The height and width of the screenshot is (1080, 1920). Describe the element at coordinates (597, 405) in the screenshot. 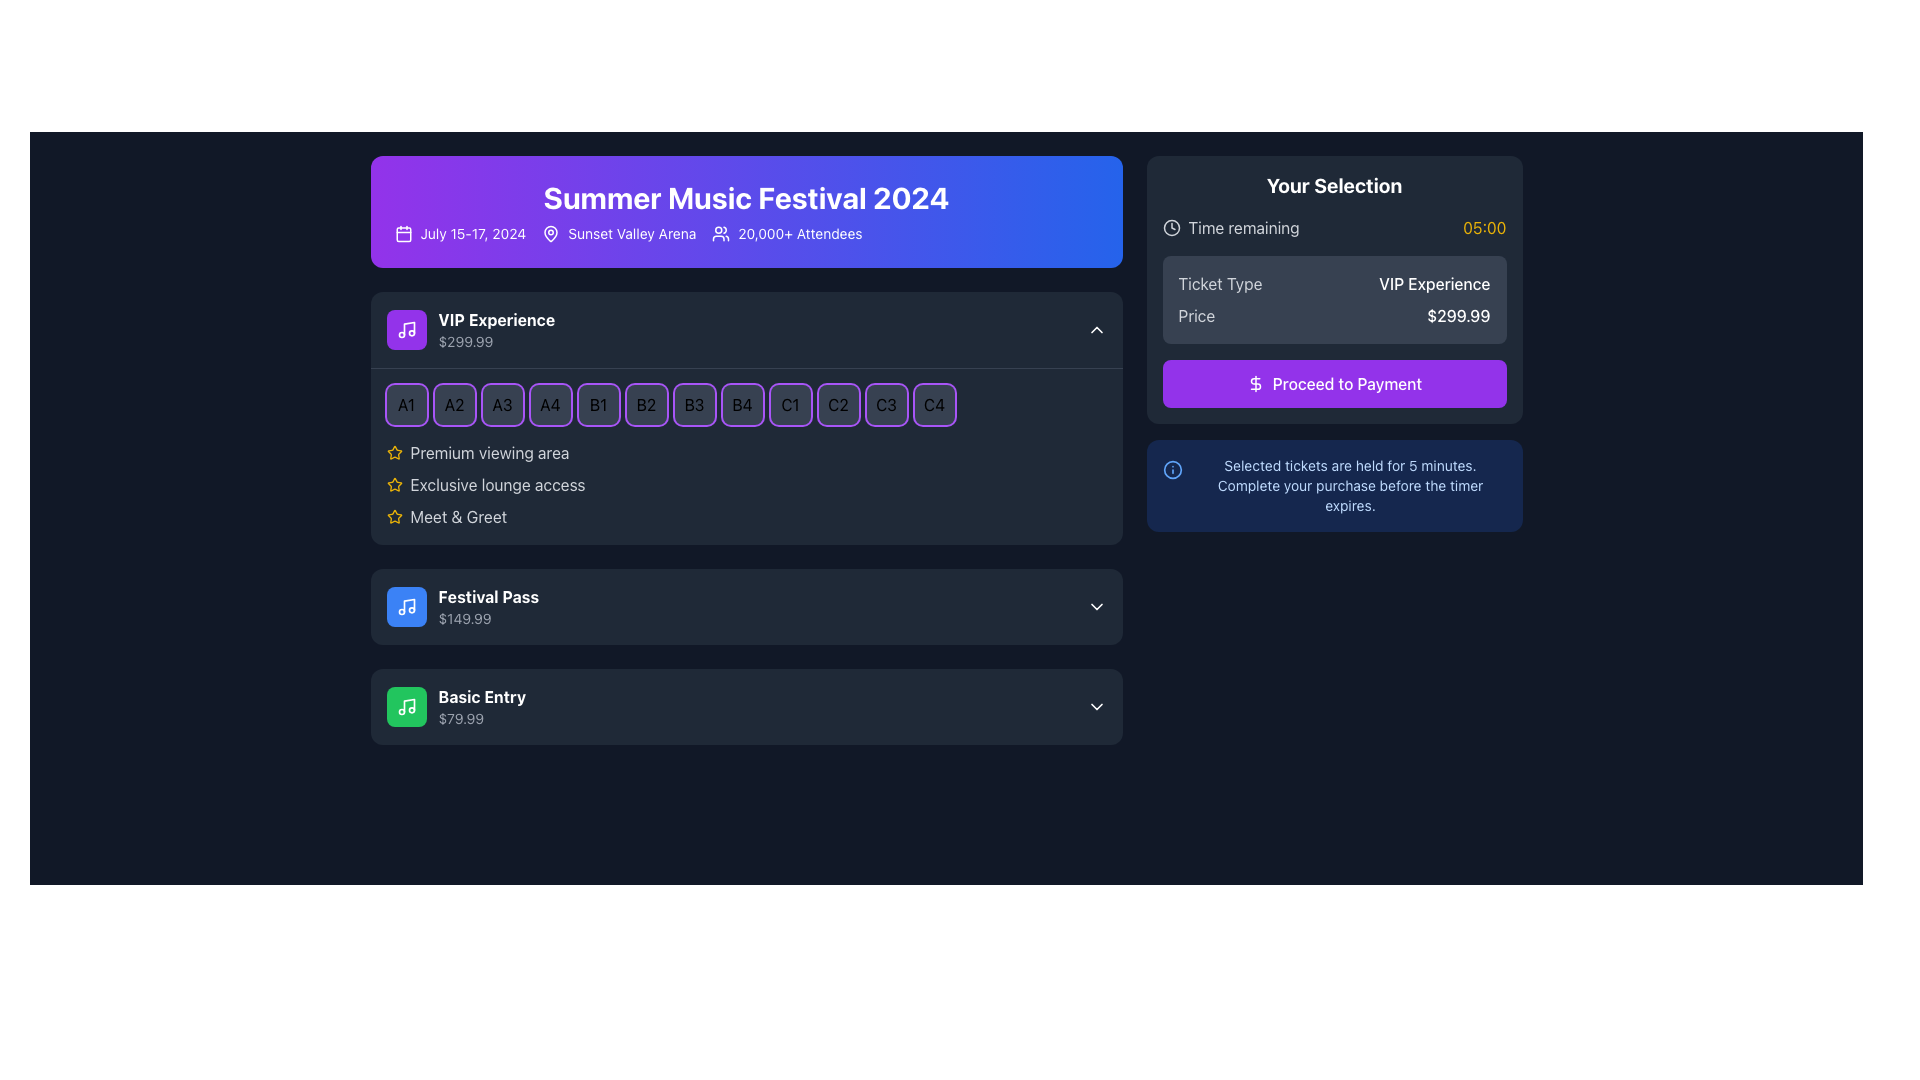

I see `the button labeled 'B1' with a dark background and purple outline in the 'VIP Experience' section` at that location.